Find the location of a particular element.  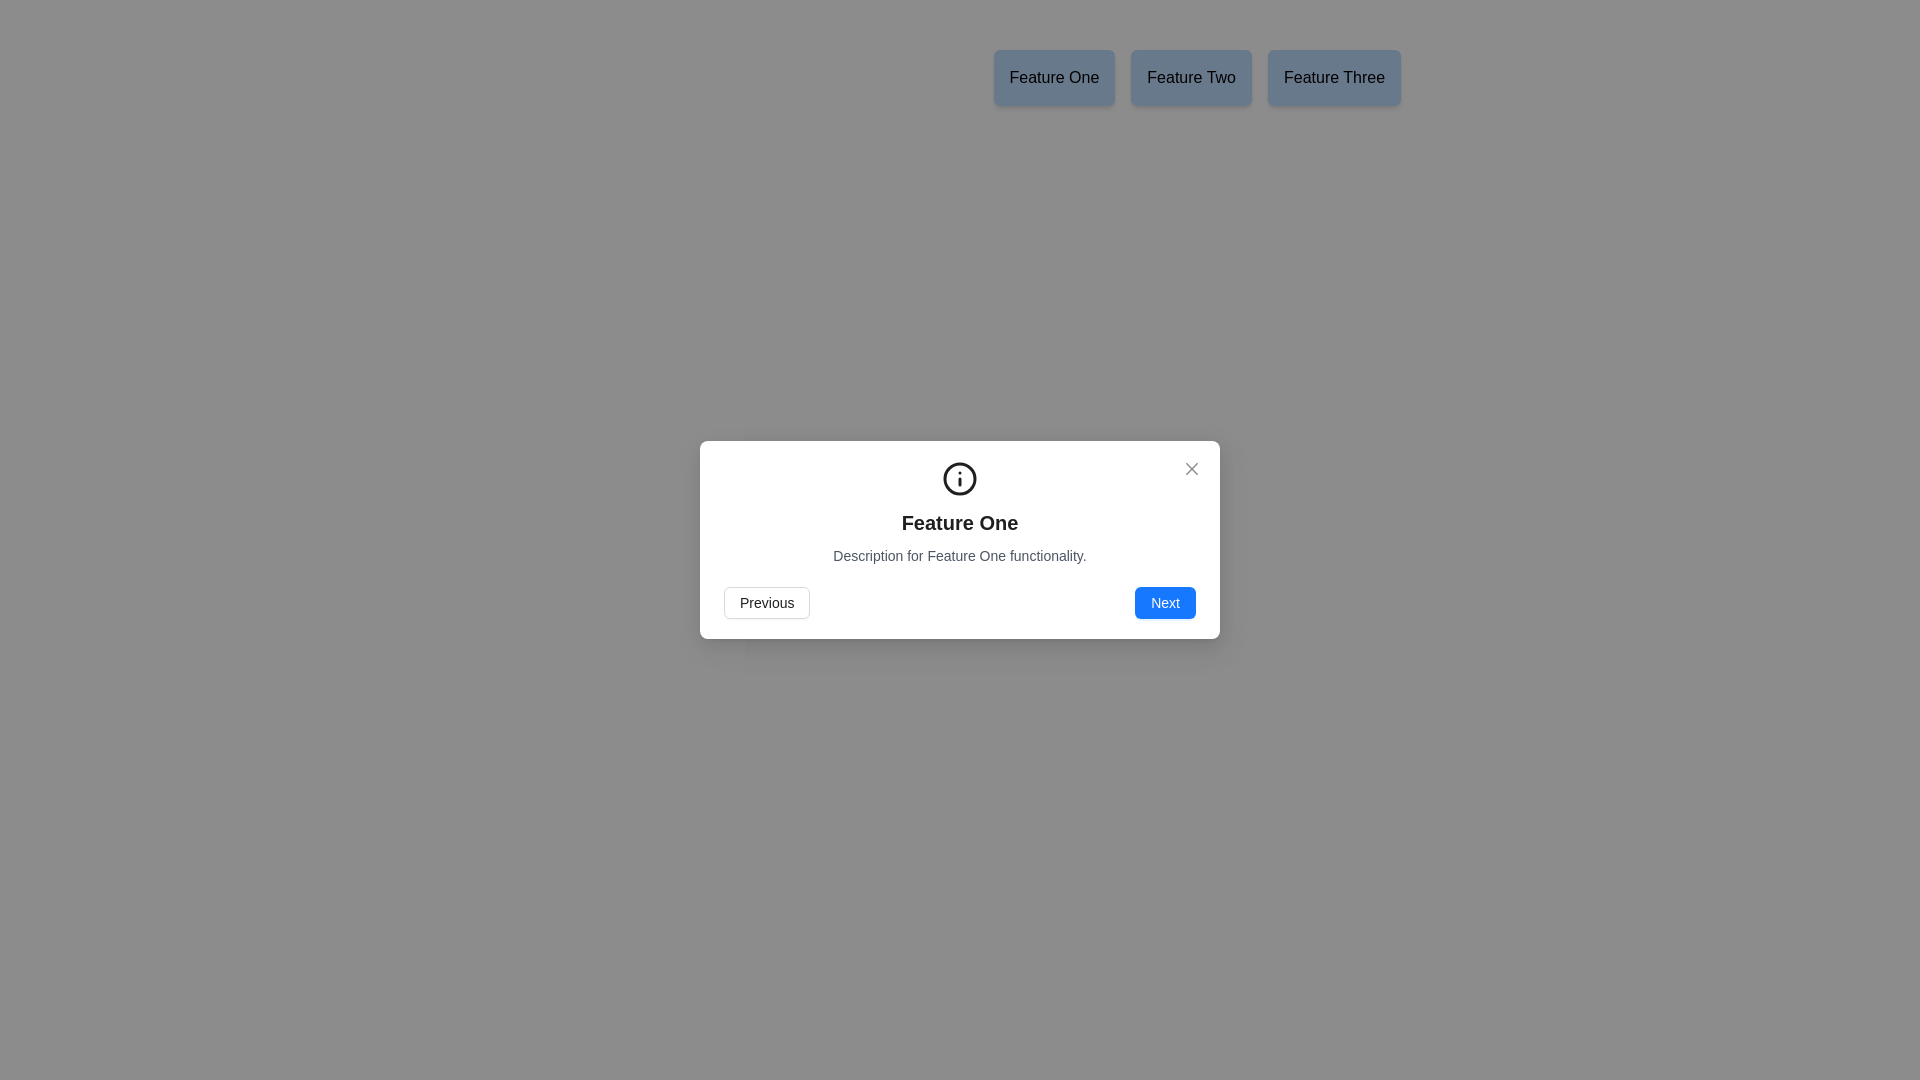

the 'Feature One' button, which is the first in a group of three horizontally aligned buttons located in the top-central area of the interface is located at coordinates (1053, 76).